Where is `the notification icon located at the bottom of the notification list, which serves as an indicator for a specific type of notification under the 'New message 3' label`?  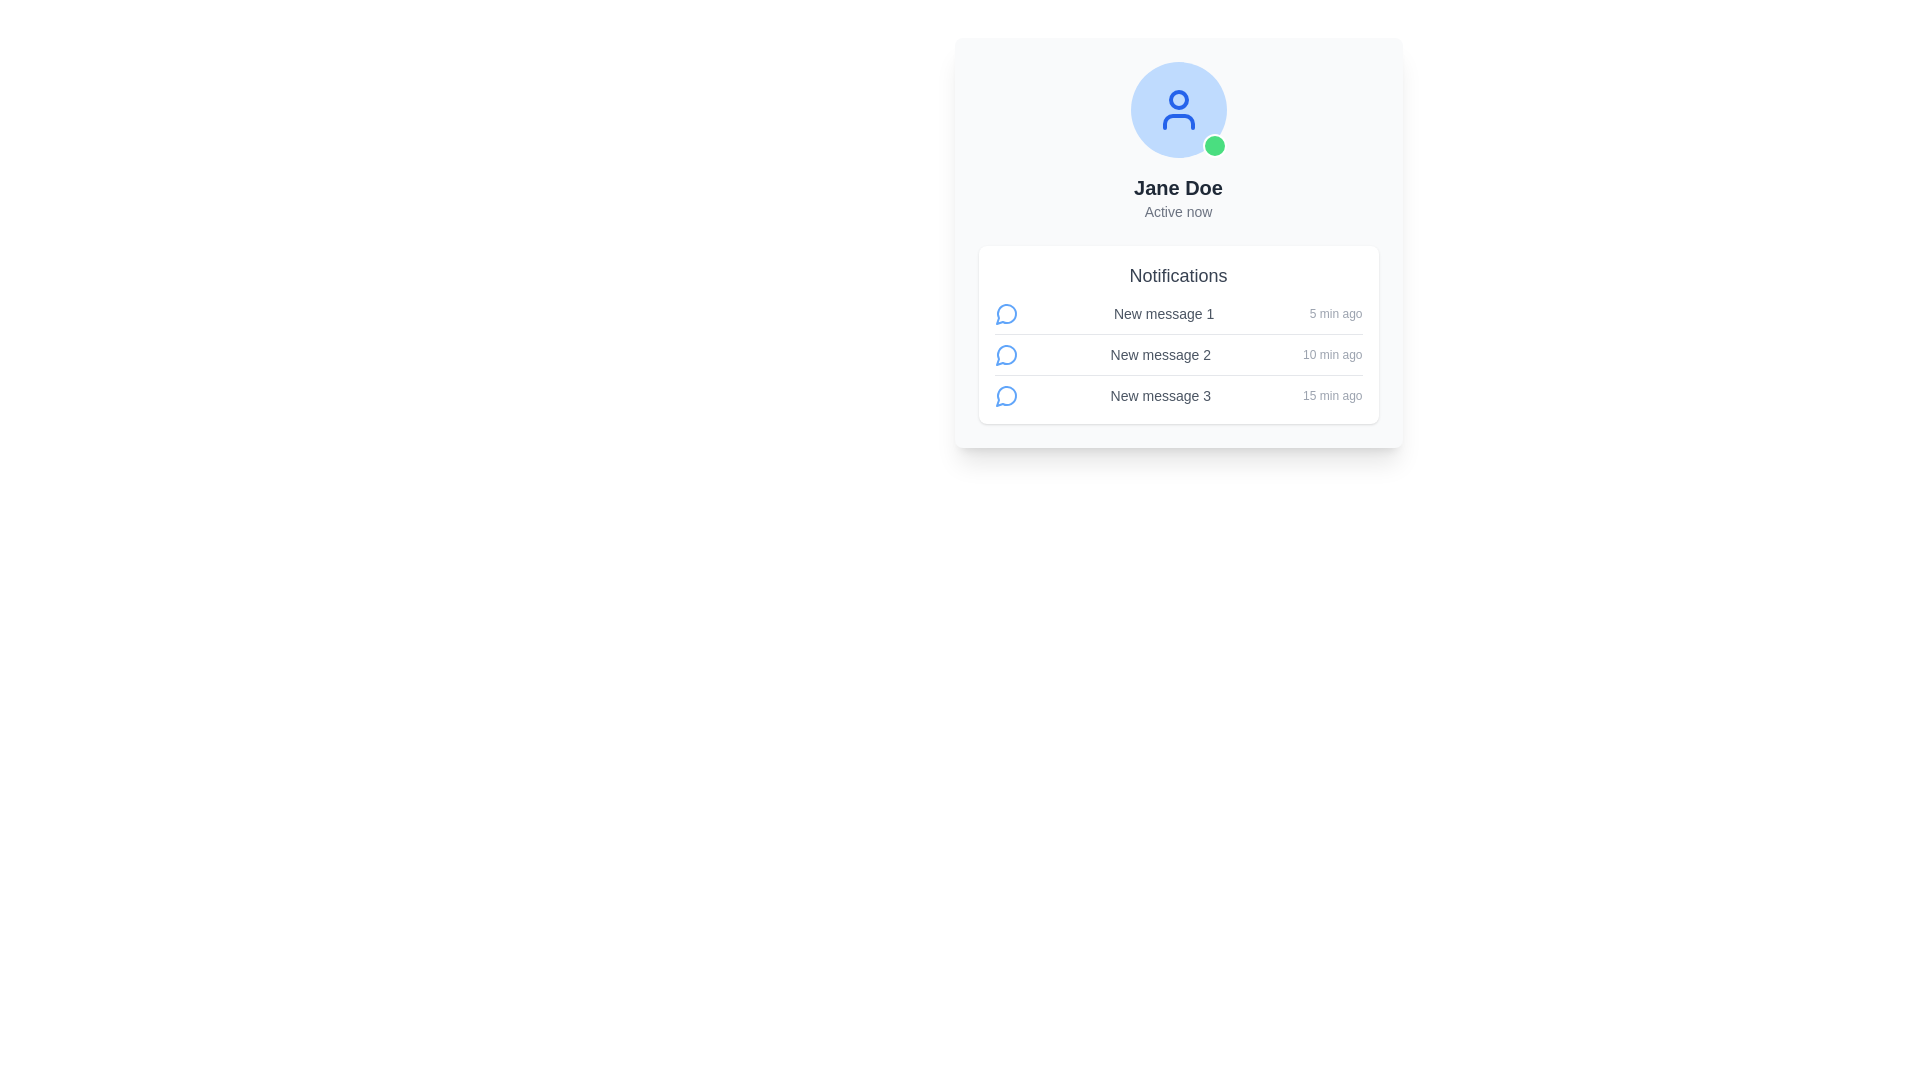
the notification icon located at the bottom of the notification list, which serves as an indicator for a specific type of notification under the 'New message 3' label is located at coordinates (1006, 396).